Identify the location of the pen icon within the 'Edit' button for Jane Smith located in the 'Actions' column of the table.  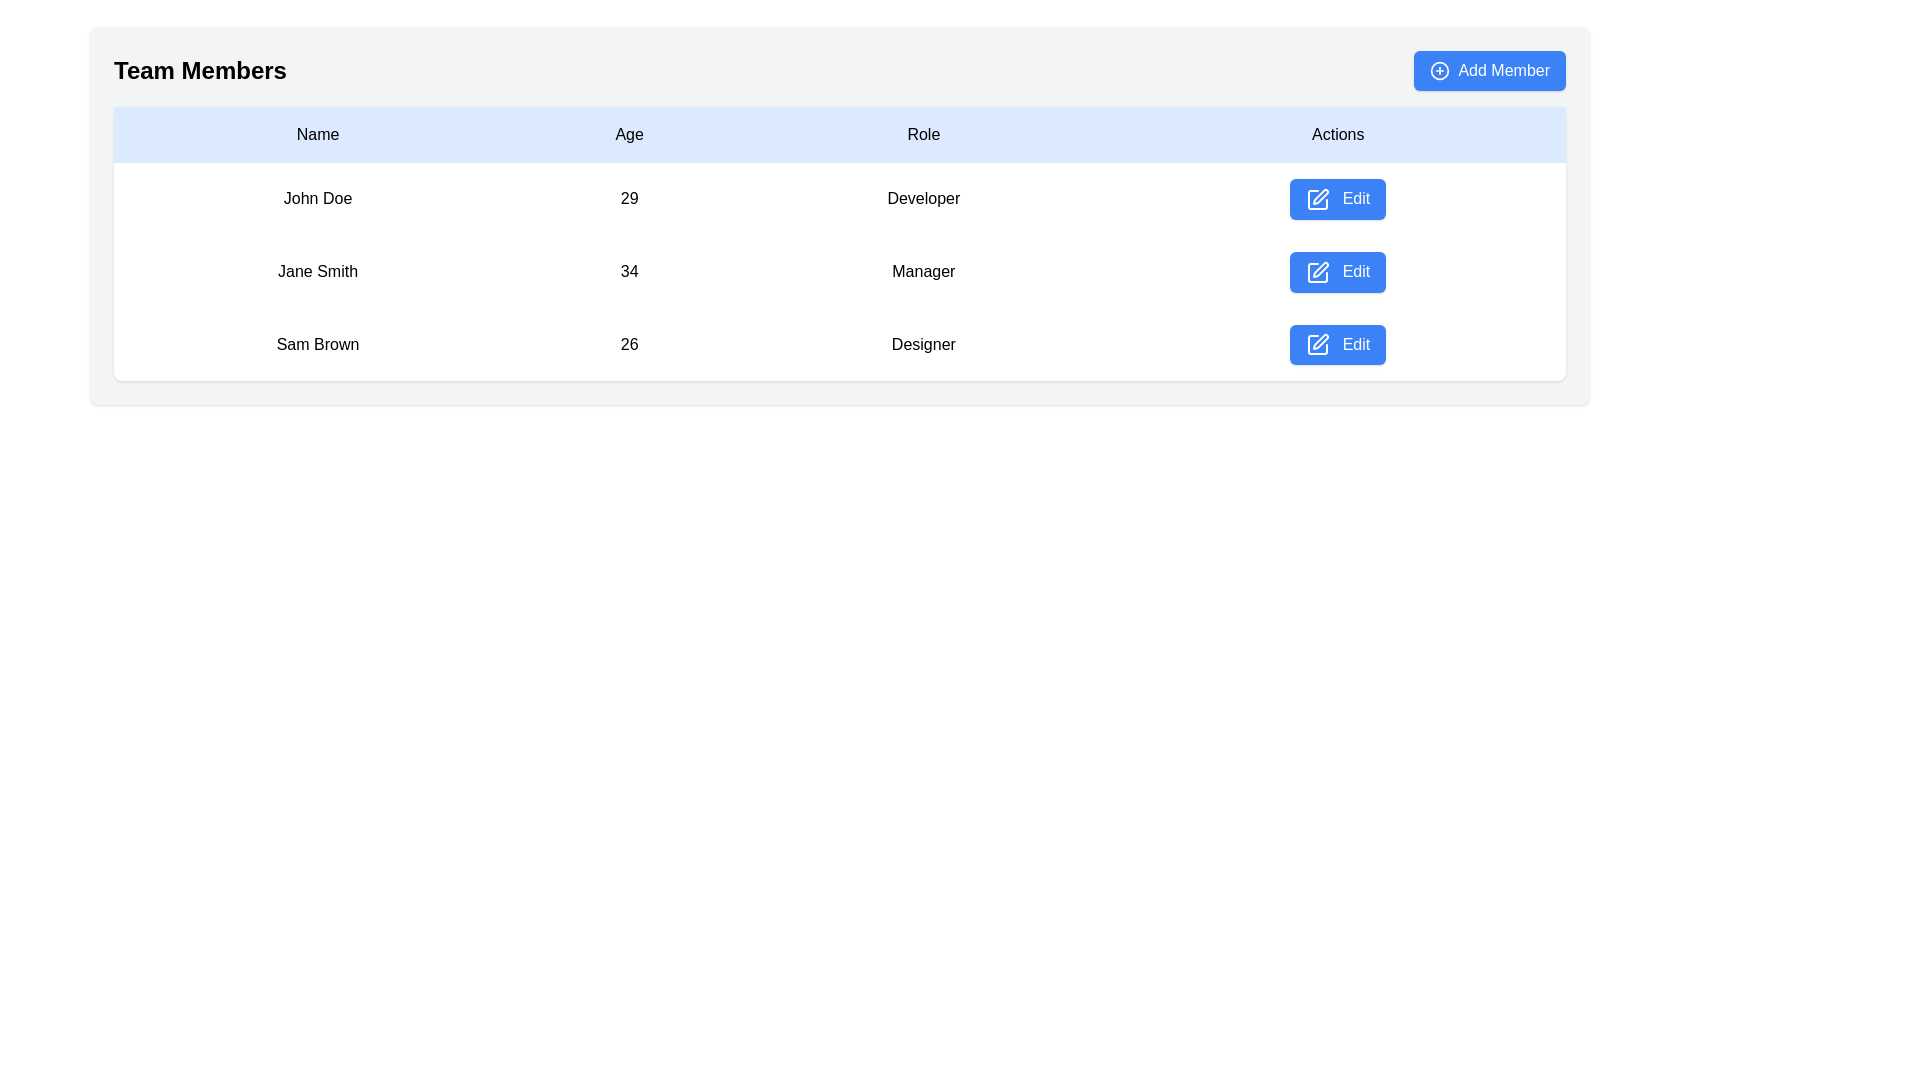
(1321, 268).